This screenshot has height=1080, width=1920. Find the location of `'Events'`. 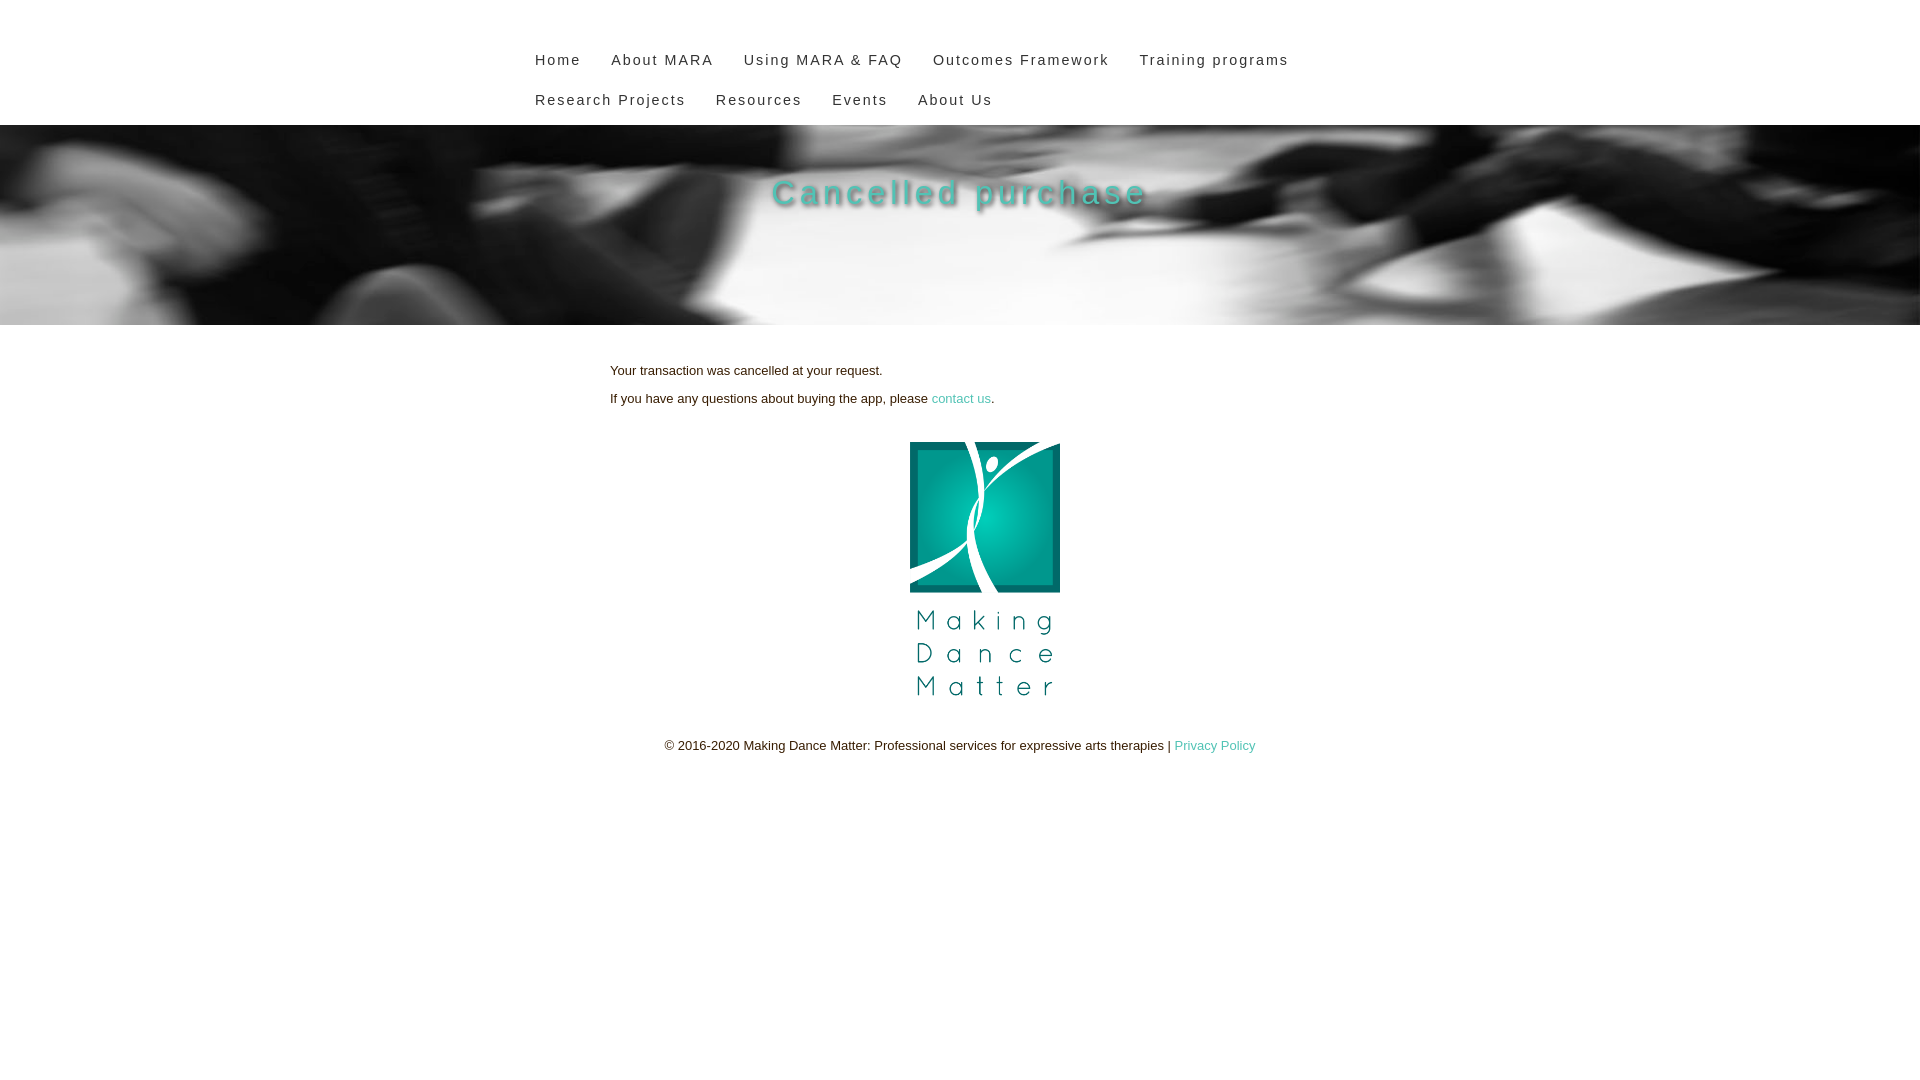

'Events' is located at coordinates (821, 104).